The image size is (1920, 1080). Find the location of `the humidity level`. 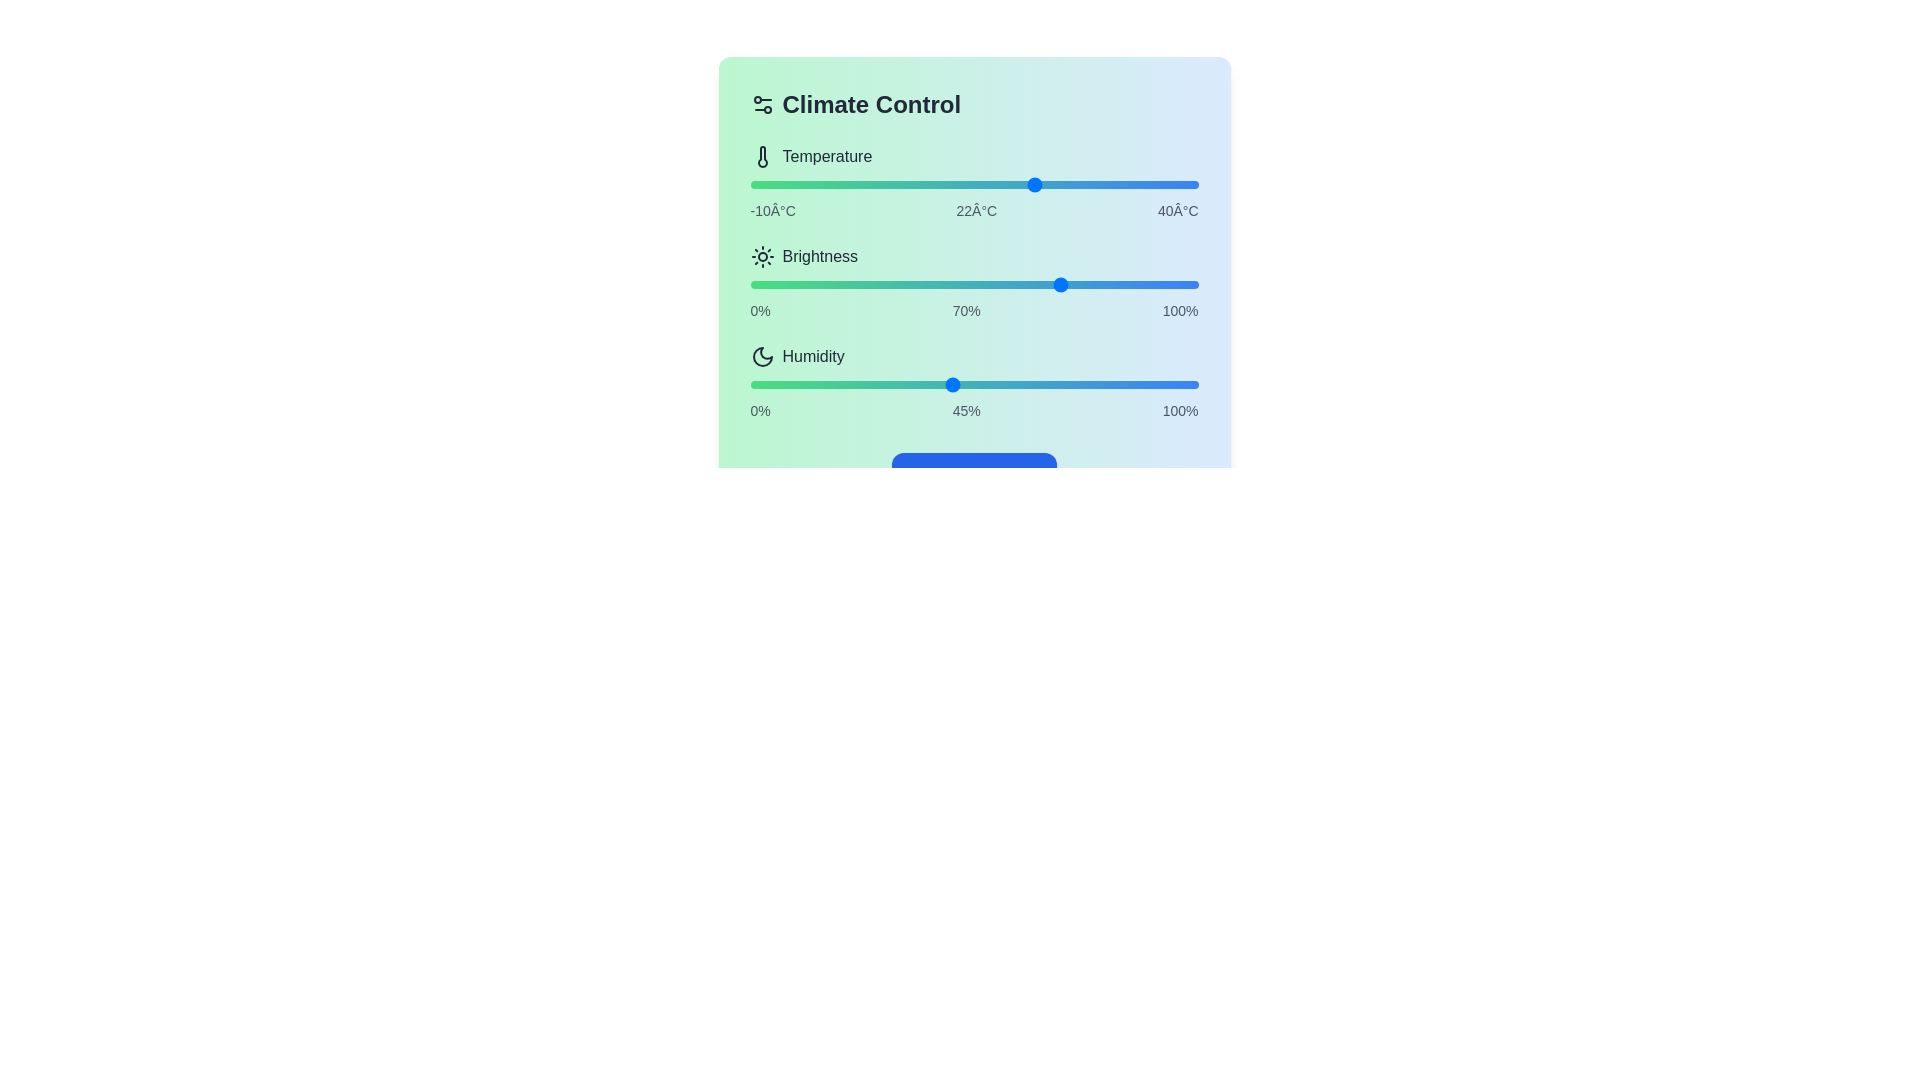

the humidity level is located at coordinates (1140, 385).